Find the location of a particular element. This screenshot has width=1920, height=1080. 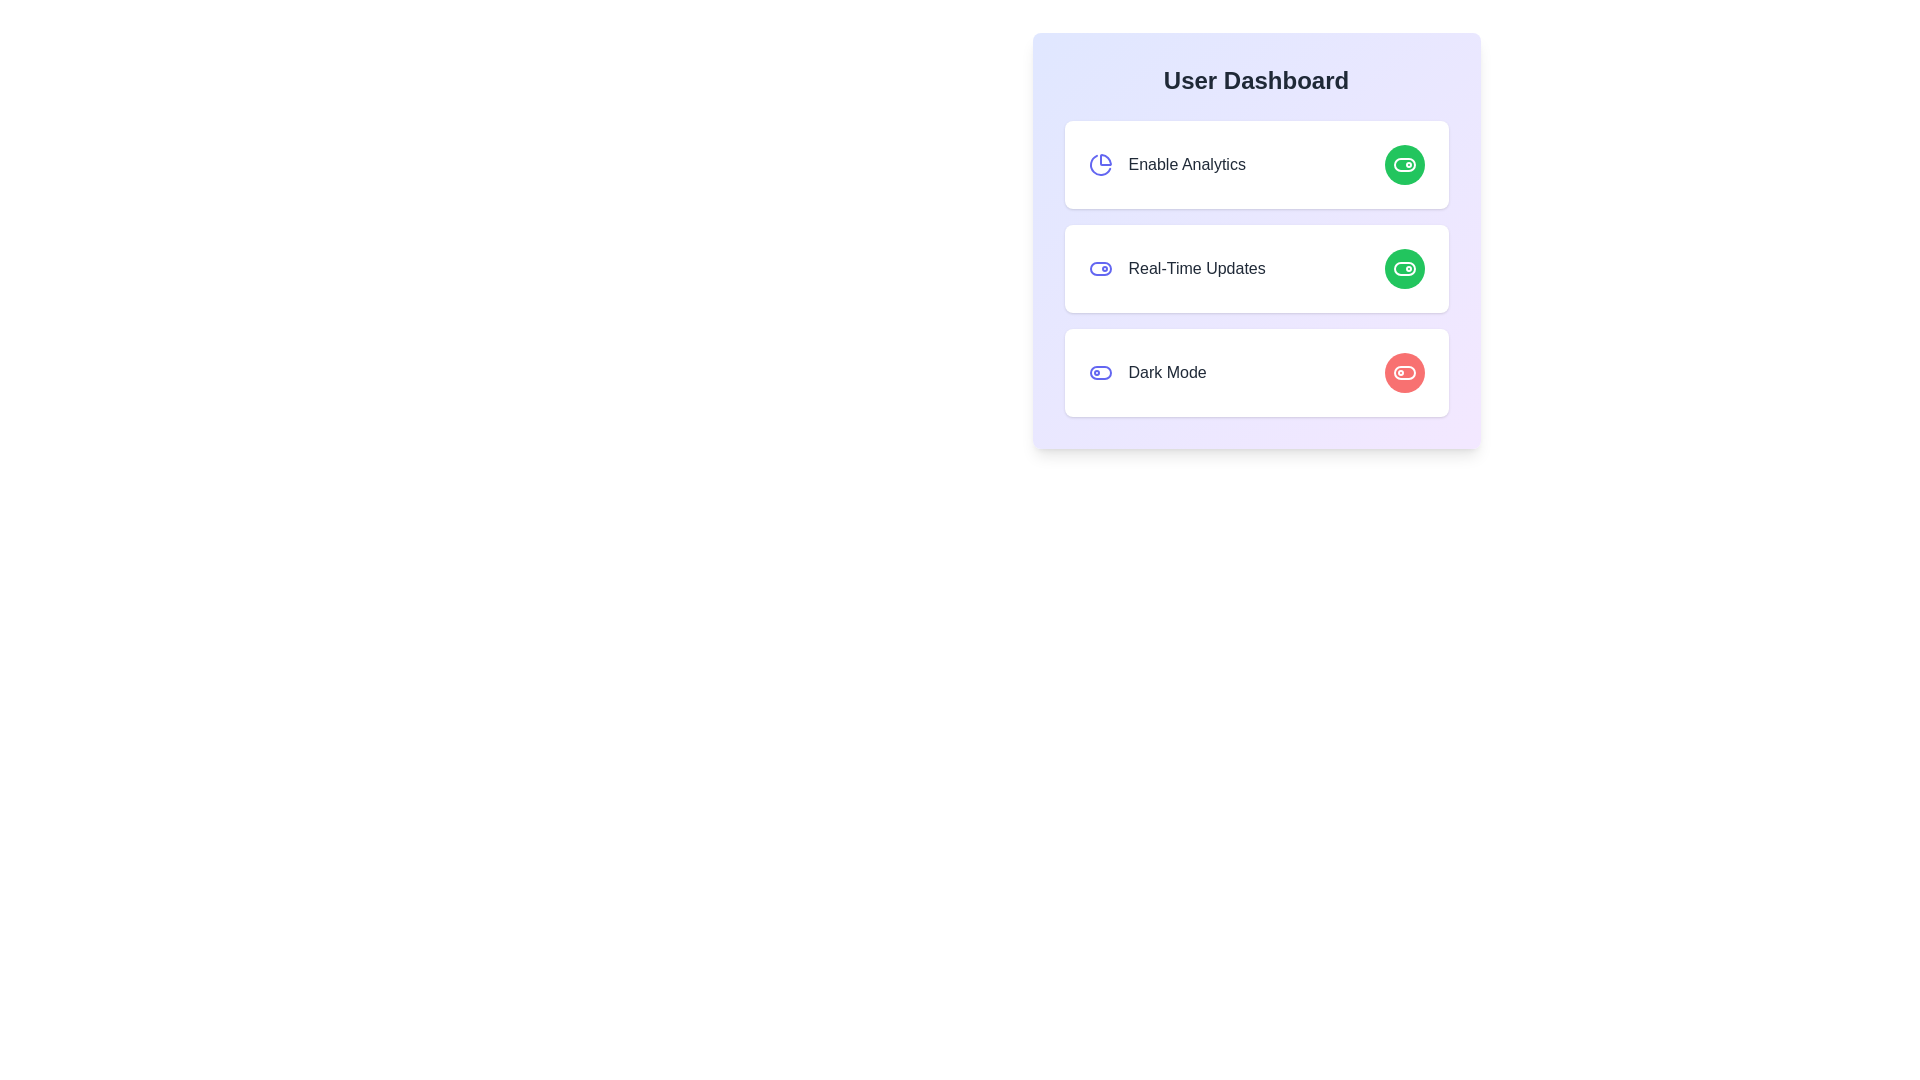

the toggle button for the 'Dark Mode' setting located in the bottom row of the 'User Dashboard' interface, positioned to the right of the 'Dark Mode' text is located at coordinates (1403, 373).